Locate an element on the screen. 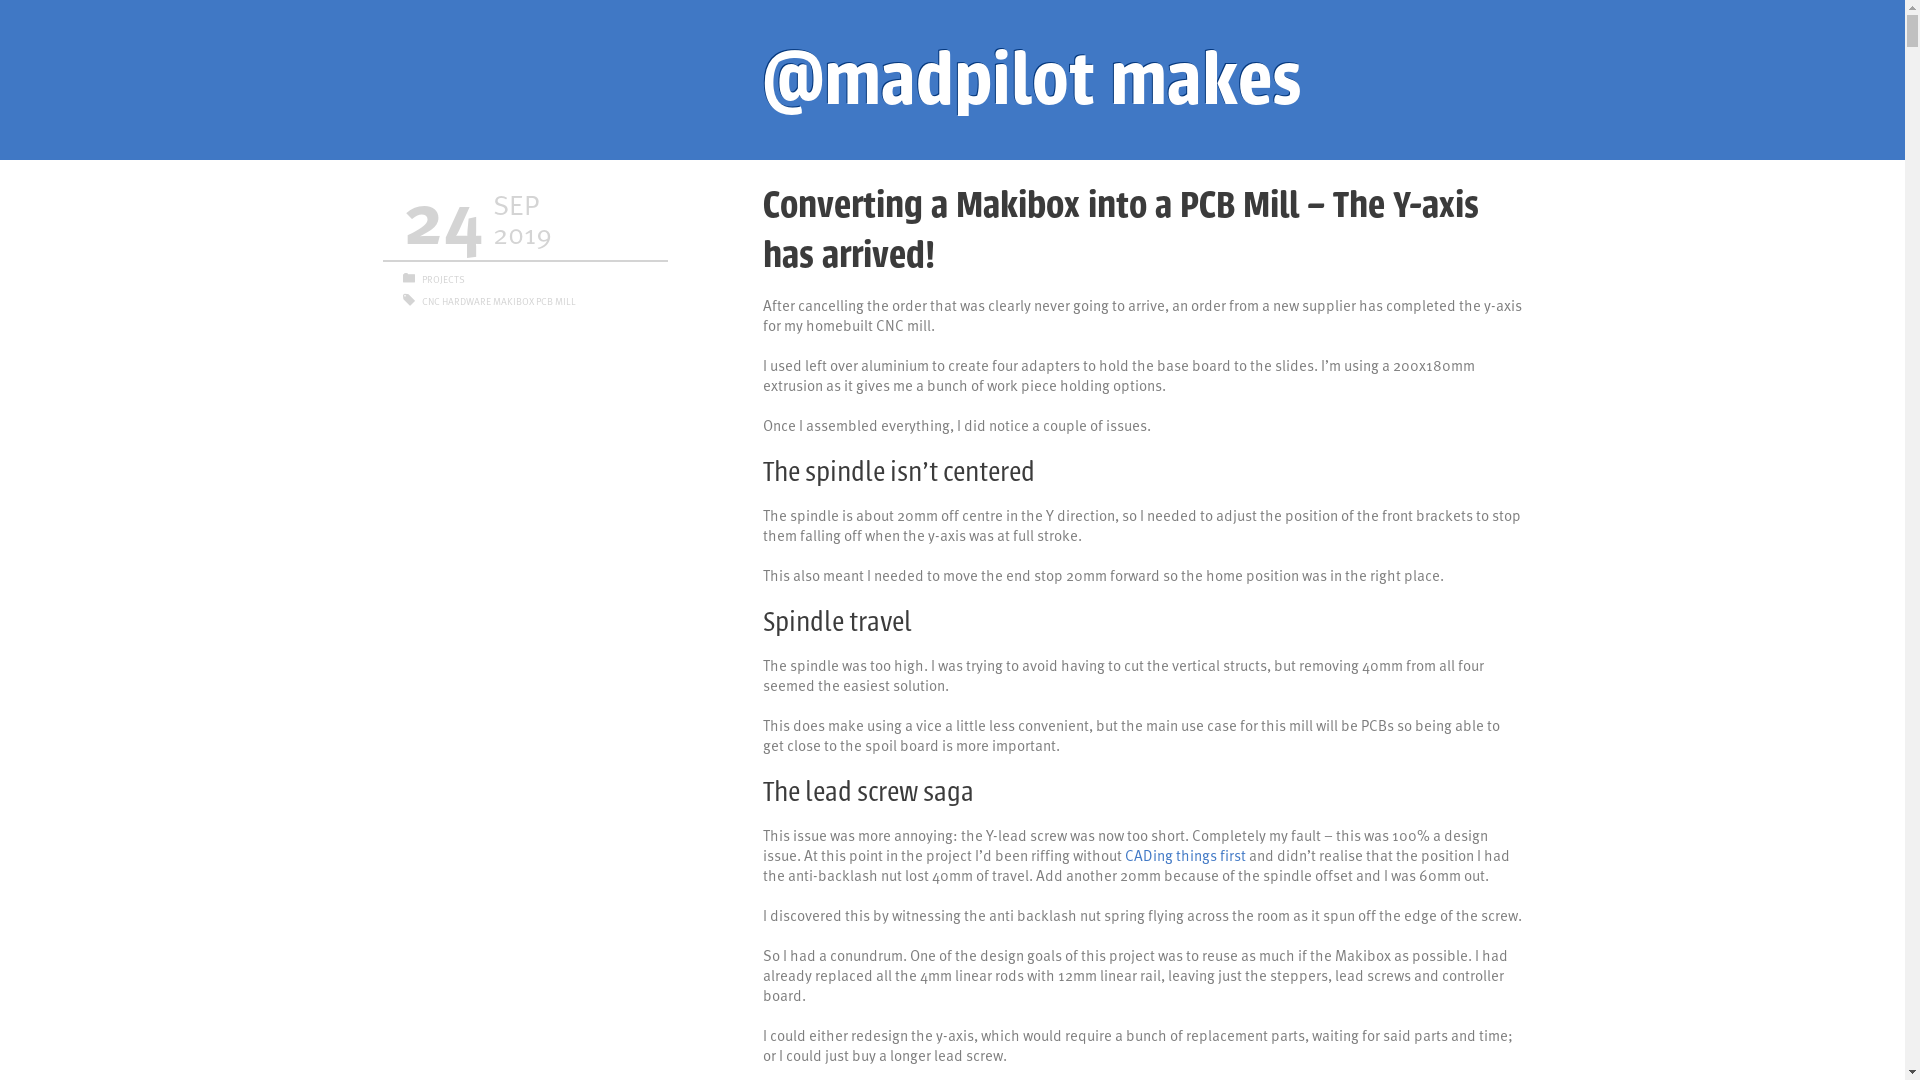 The width and height of the screenshot is (1920, 1080). 'PCB MILL' is located at coordinates (556, 300).